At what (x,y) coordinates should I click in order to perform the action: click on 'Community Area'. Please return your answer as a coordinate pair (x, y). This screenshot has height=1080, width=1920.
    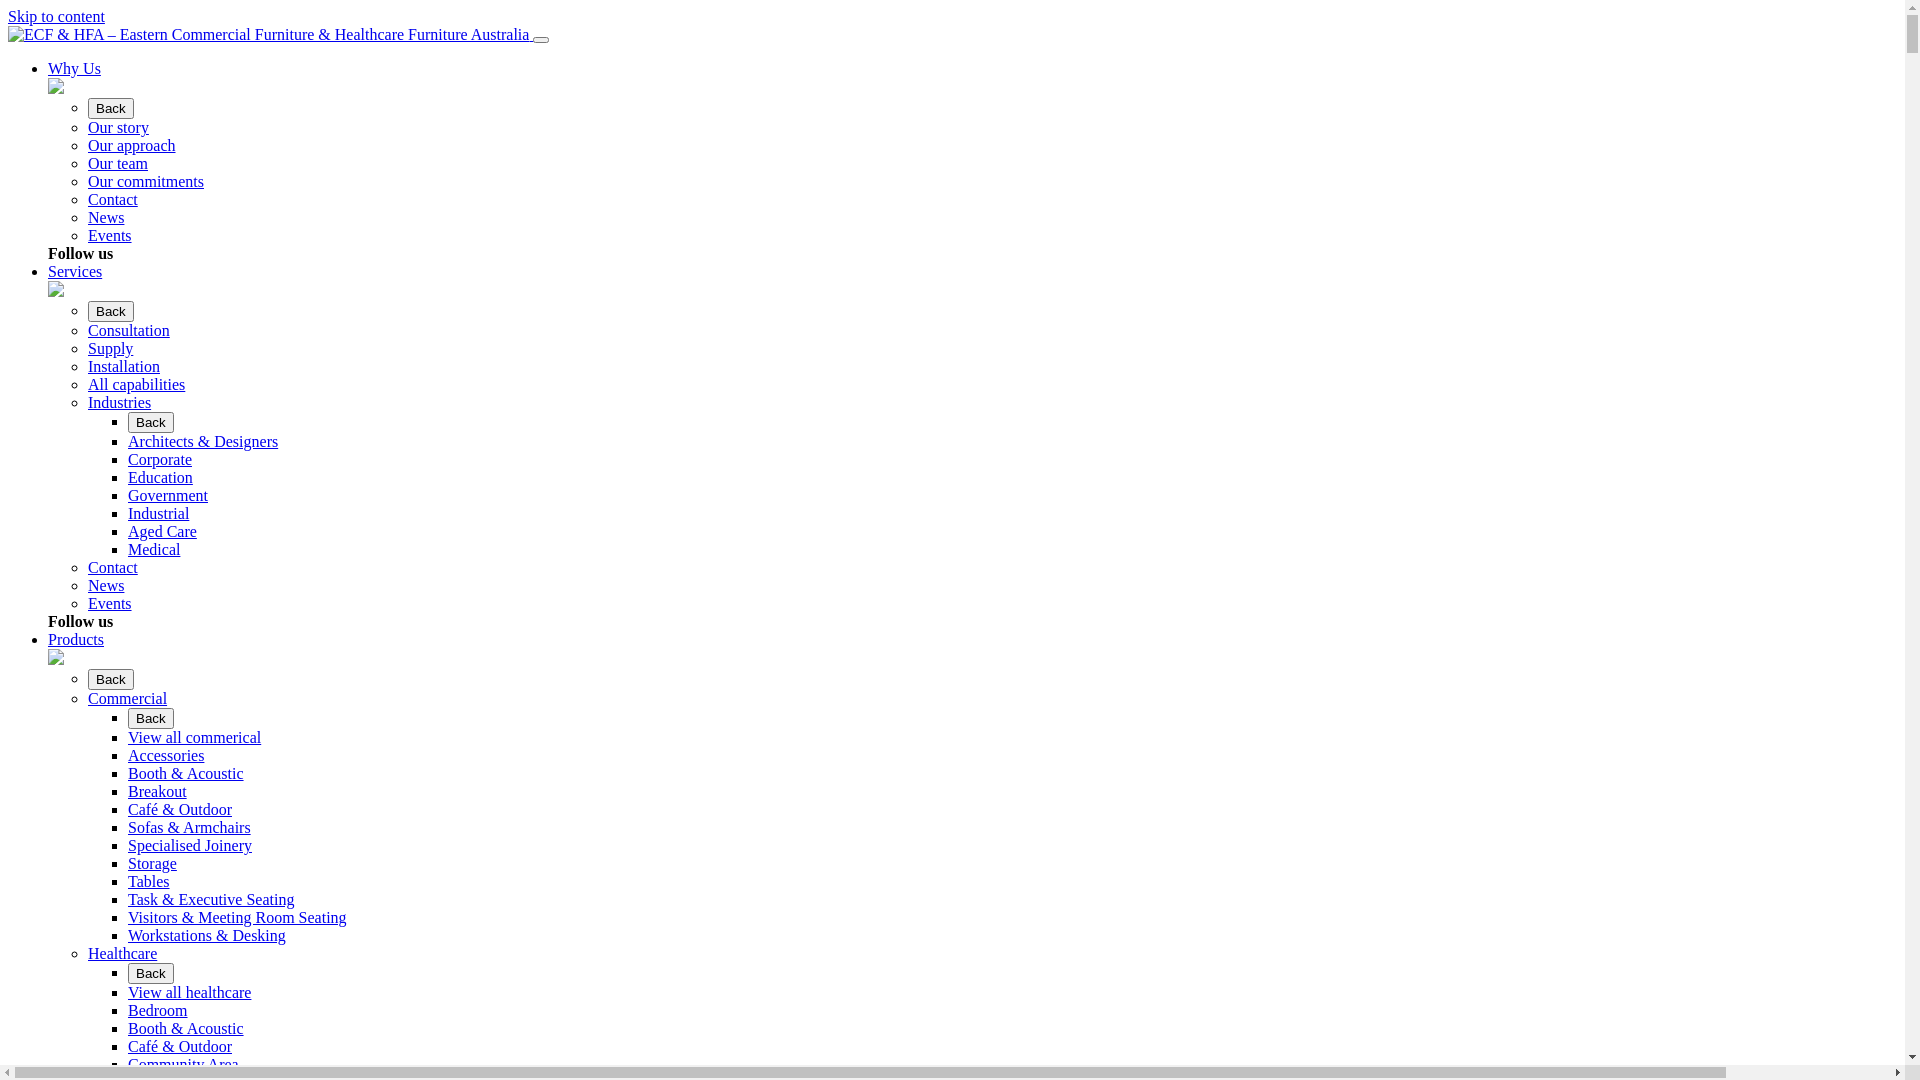
    Looking at the image, I should click on (183, 1063).